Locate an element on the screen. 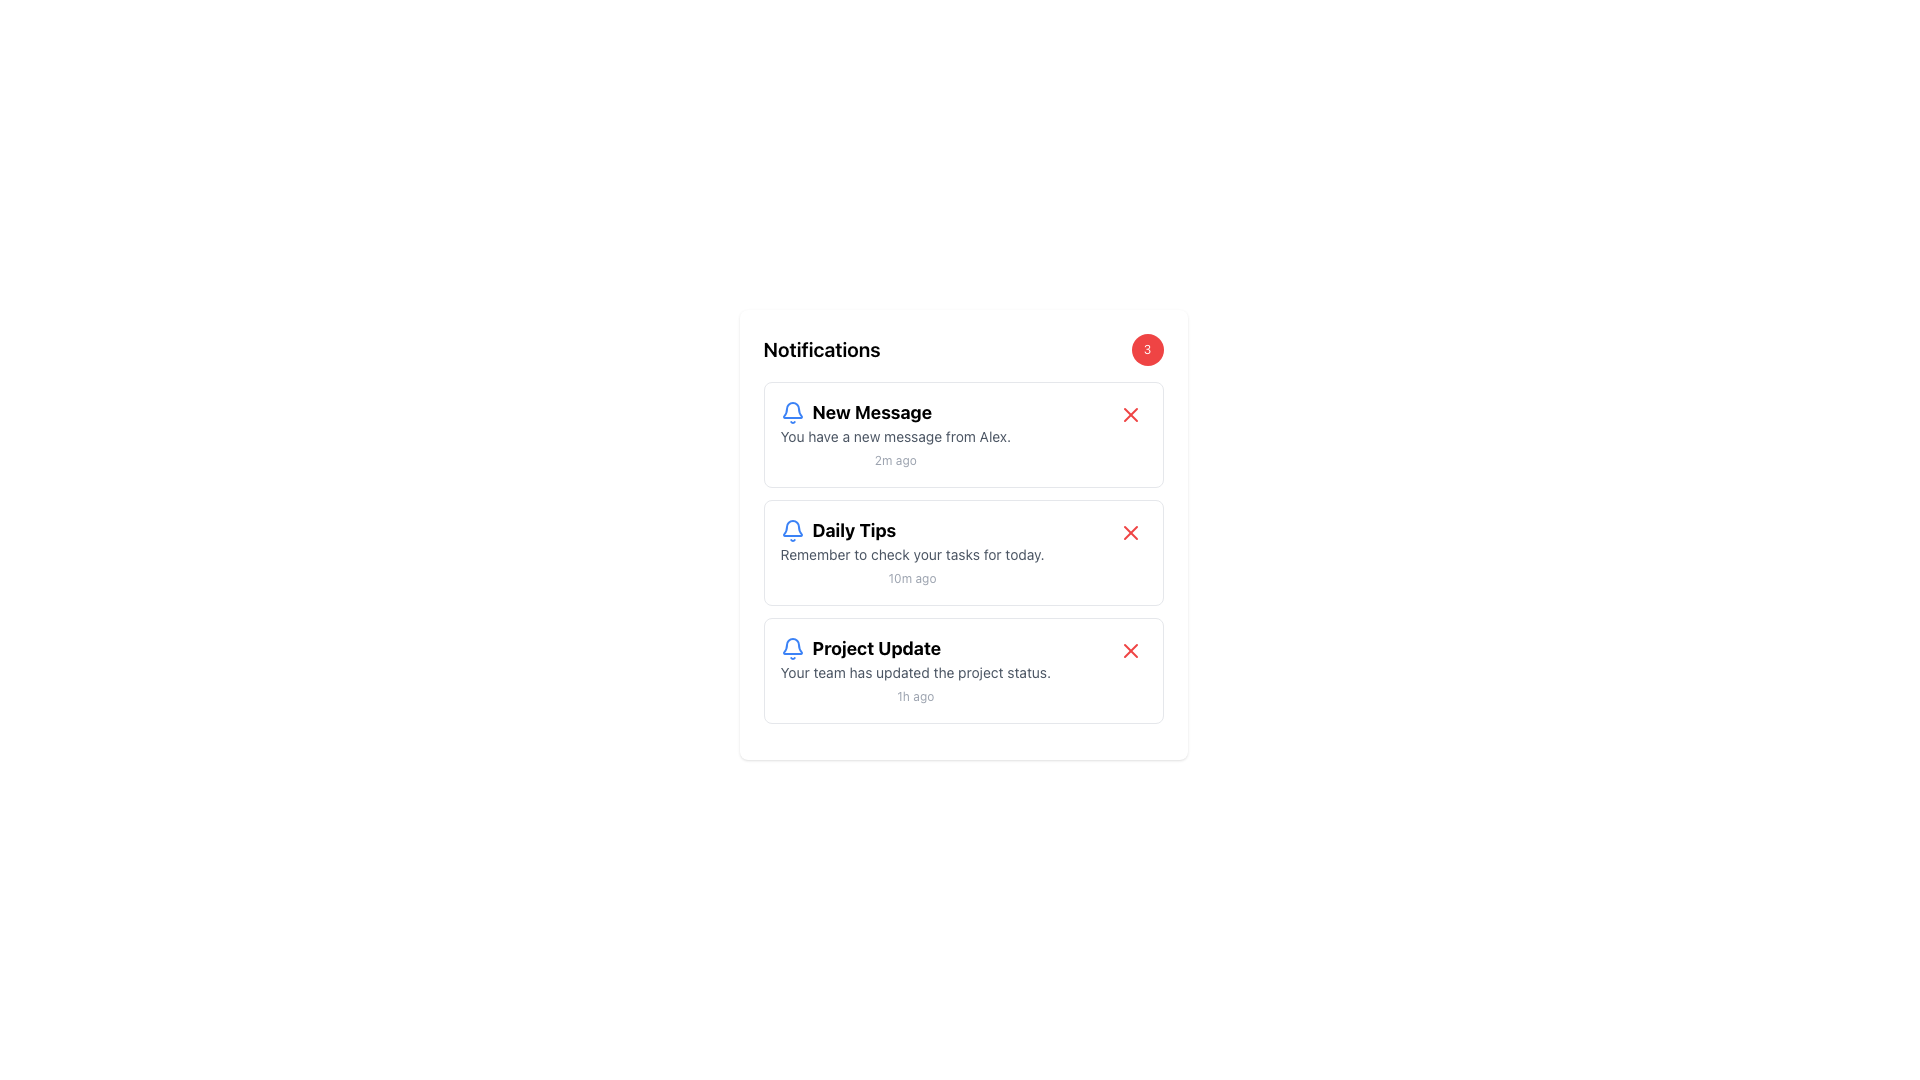 This screenshot has width=1920, height=1080. the small circular red button with a central 'X' icon is located at coordinates (1130, 414).